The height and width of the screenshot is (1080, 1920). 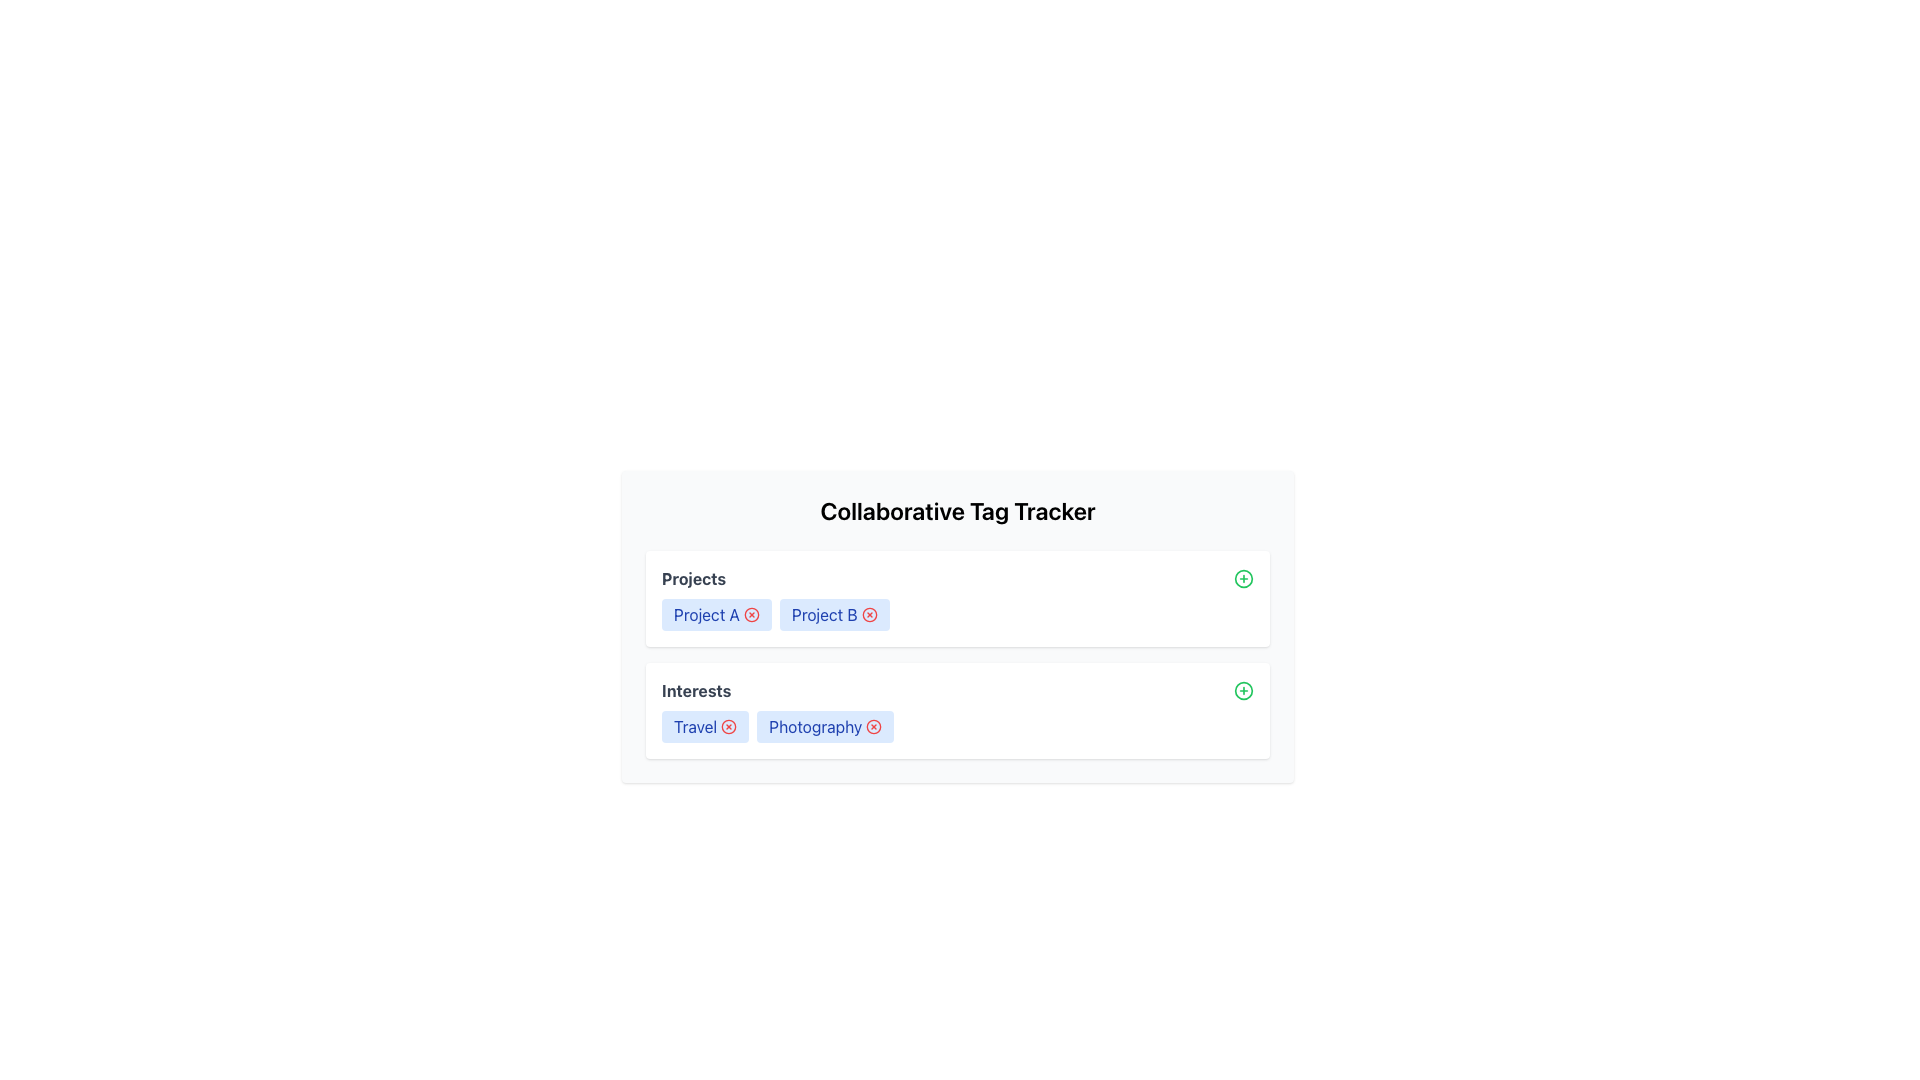 What do you see at coordinates (834, 613) in the screenshot?
I see `the text tag labeled 'Project B' with a rounded blue background and a small red 'X' icon to its right` at bounding box center [834, 613].